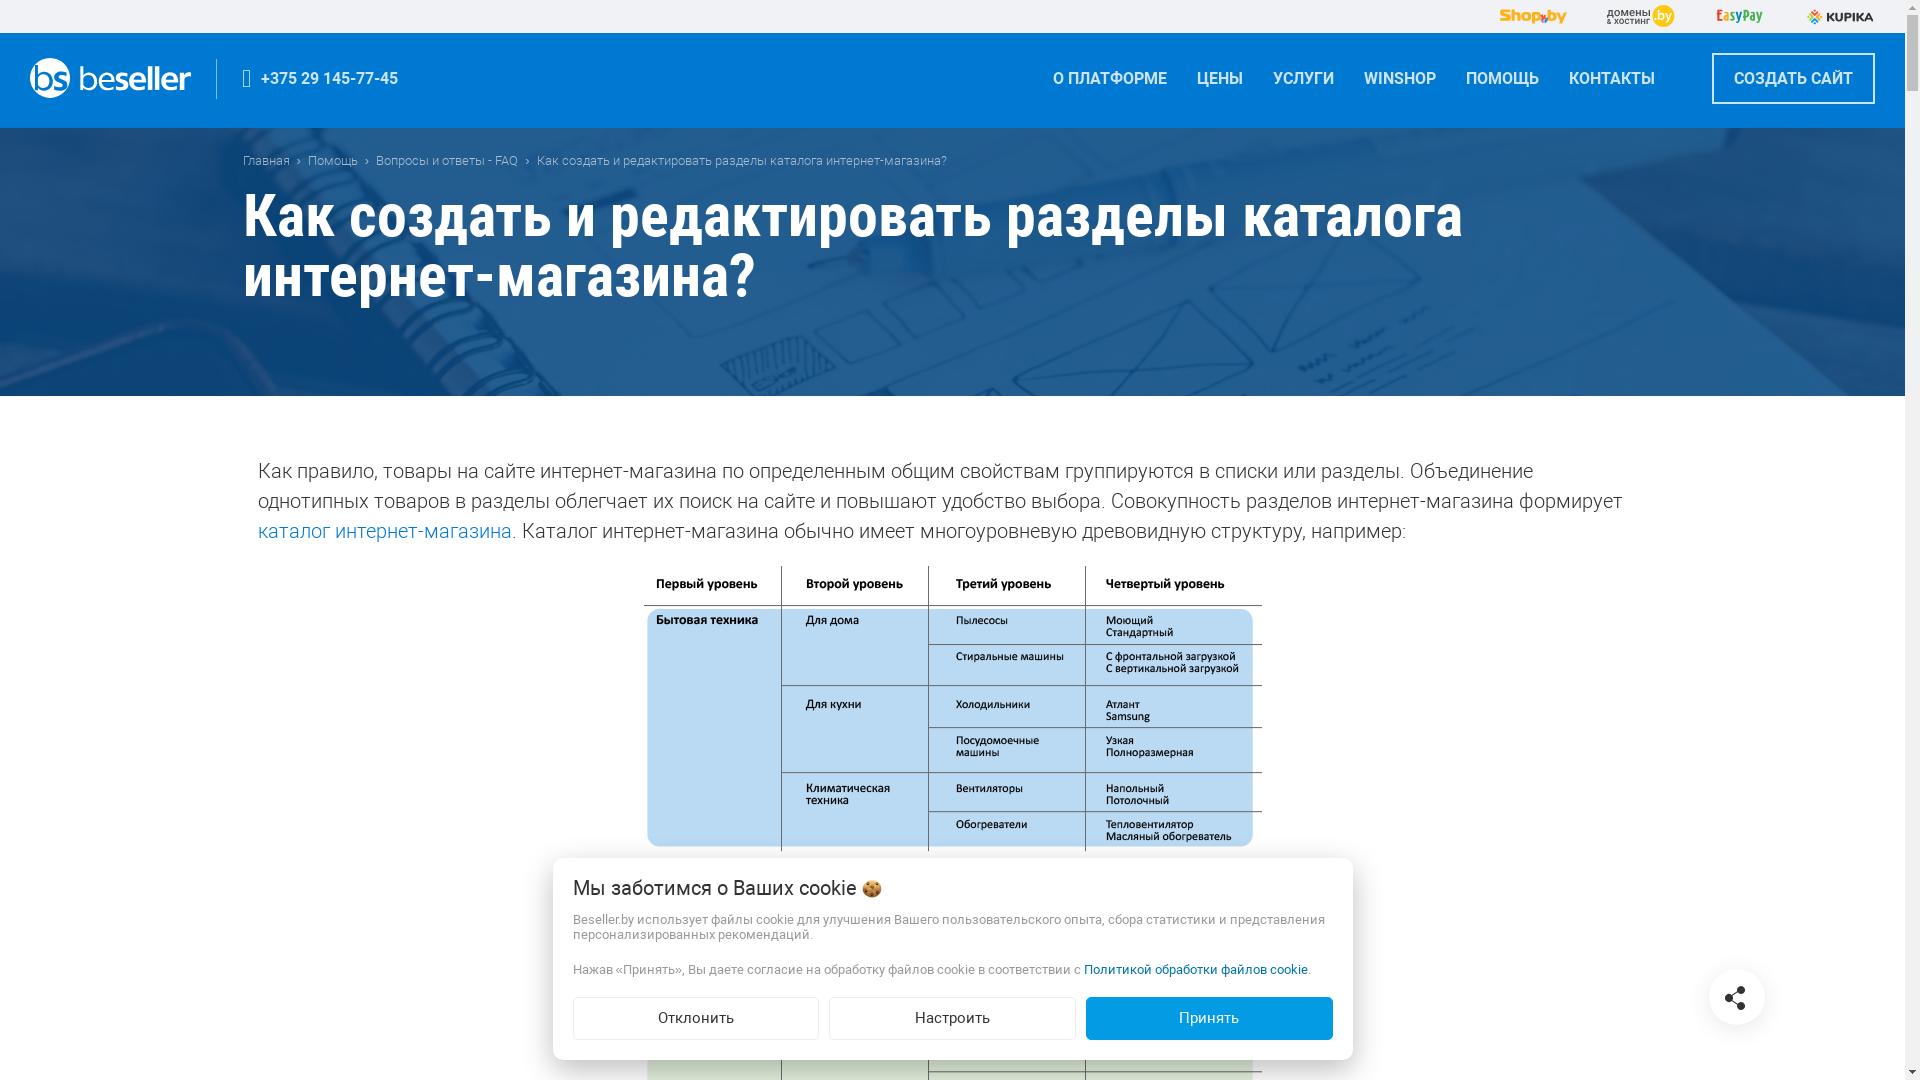  I want to click on 'WINSHOP', so click(1399, 84).